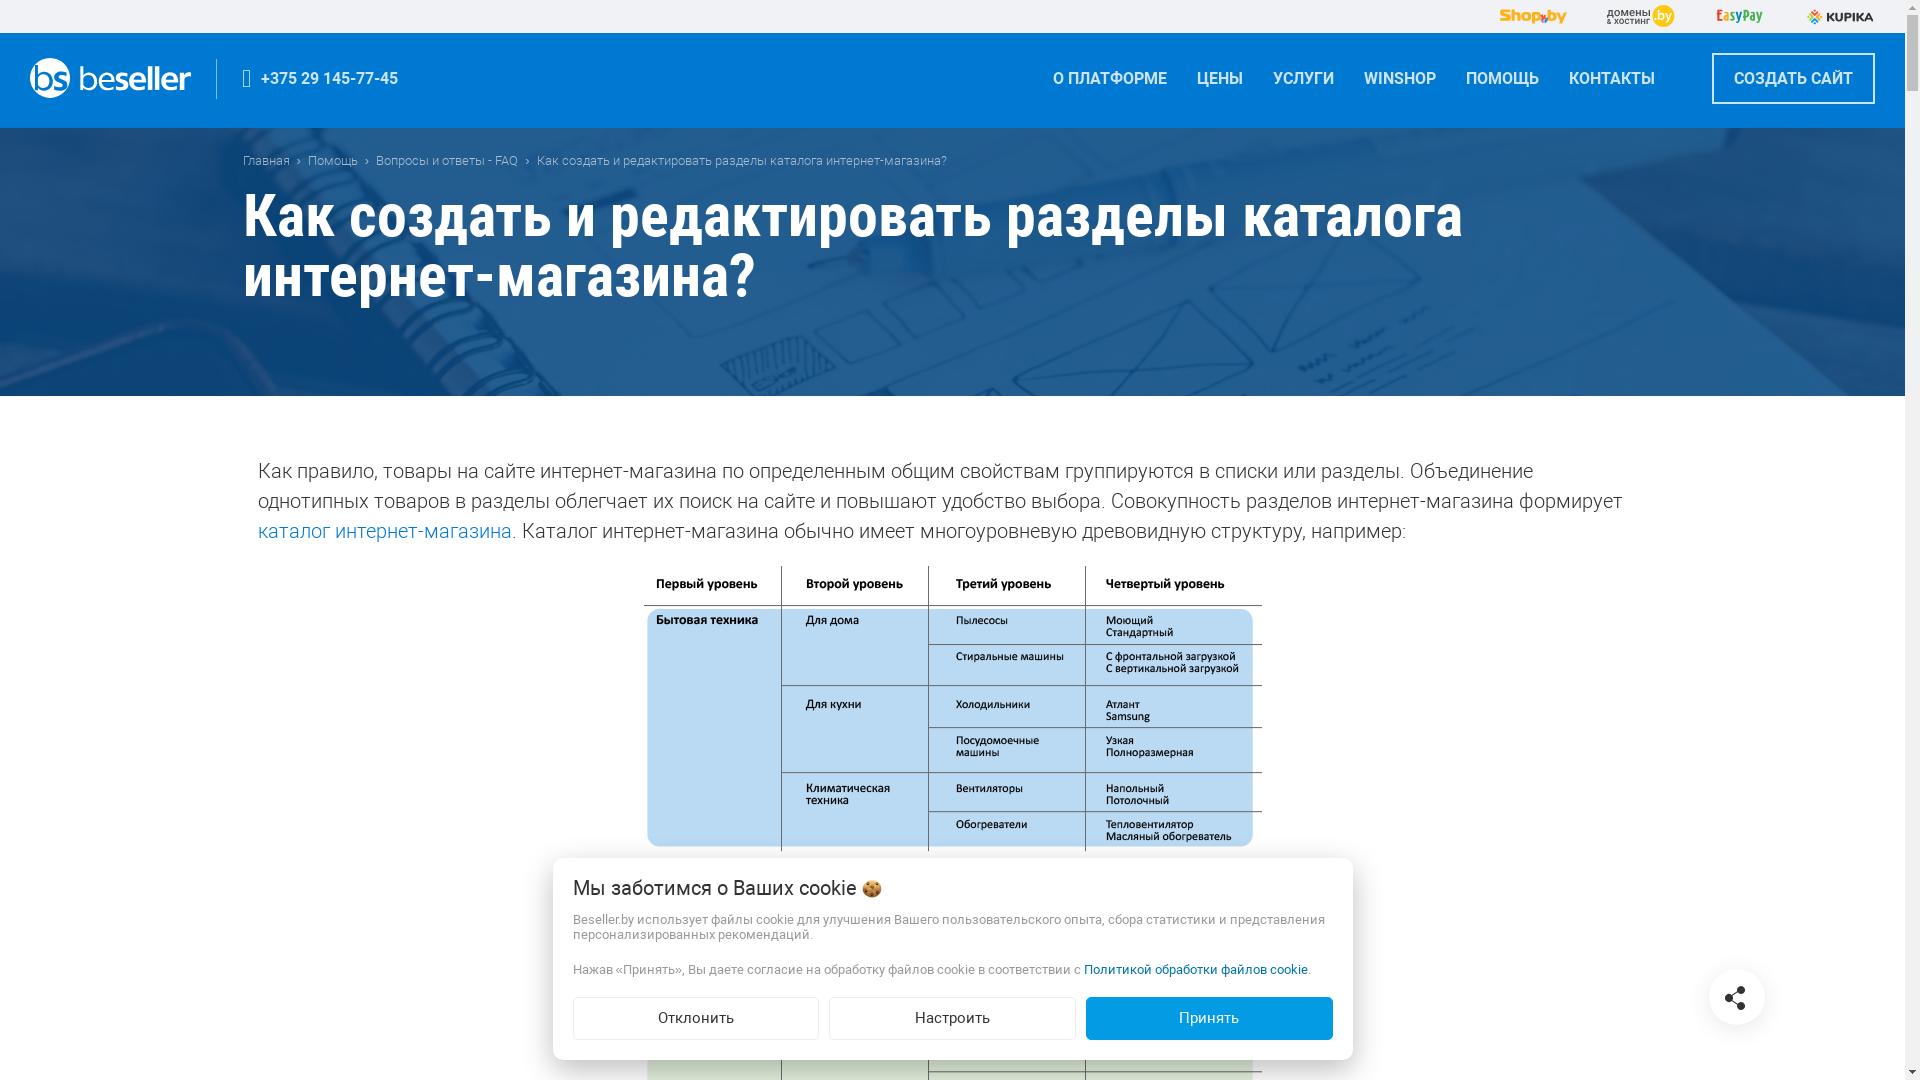  I want to click on 'WINSHOP', so click(1399, 84).